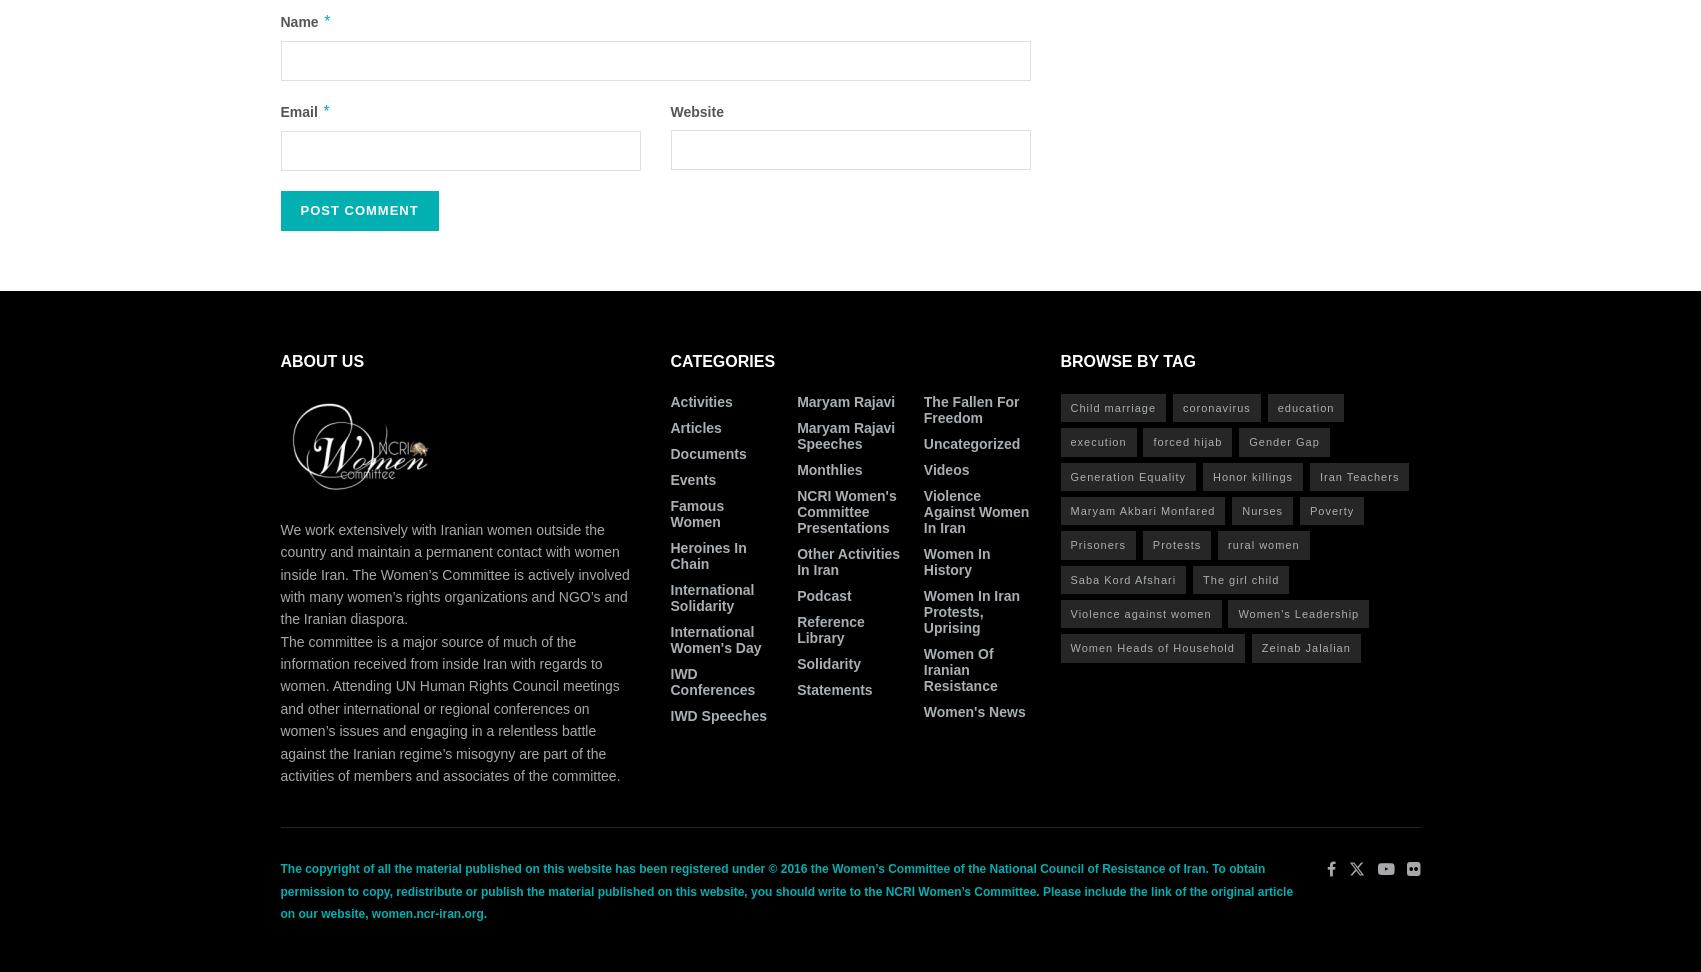 The width and height of the screenshot is (1701, 972). Describe the element at coordinates (1332, 510) in the screenshot. I see `'Poverty'` at that location.